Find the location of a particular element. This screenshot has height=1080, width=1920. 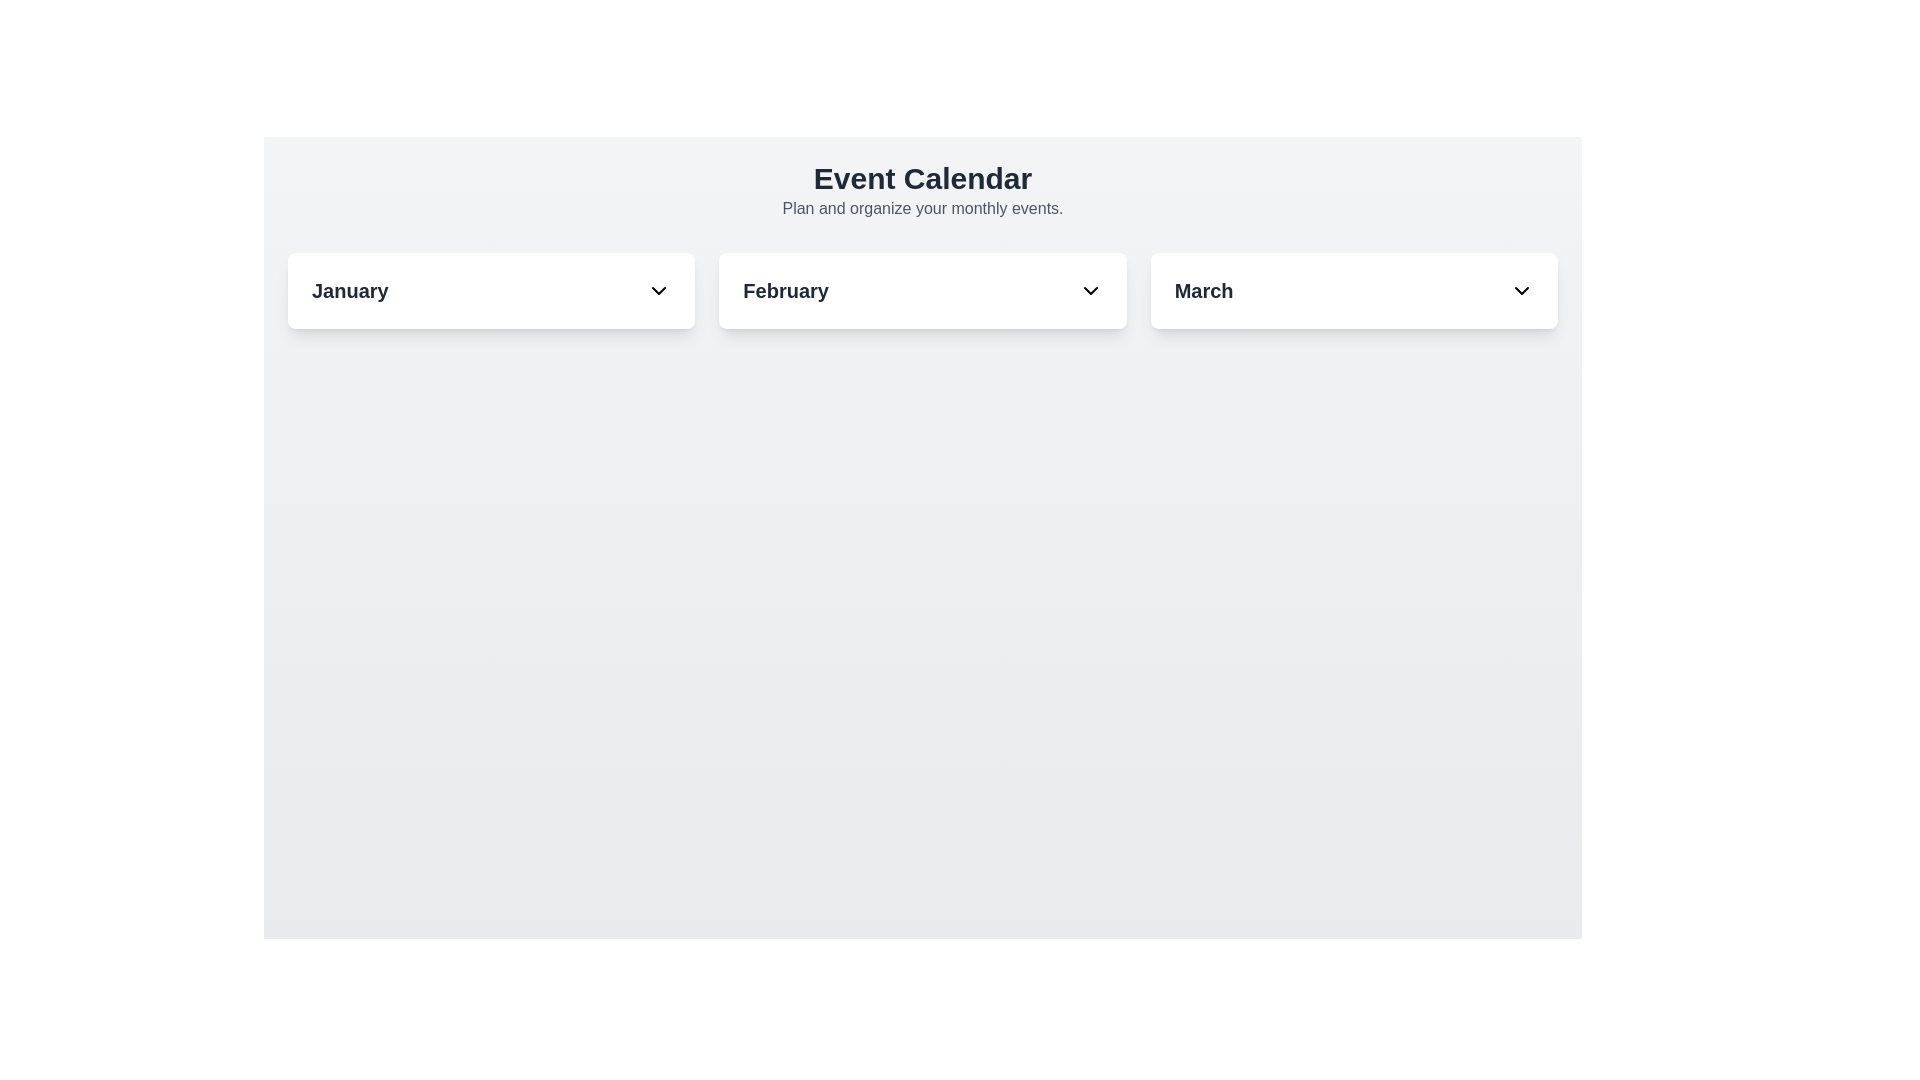

the chevron arrow icon located at the far-right of the 'February' dropdown is located at coordinates (1089, 290).